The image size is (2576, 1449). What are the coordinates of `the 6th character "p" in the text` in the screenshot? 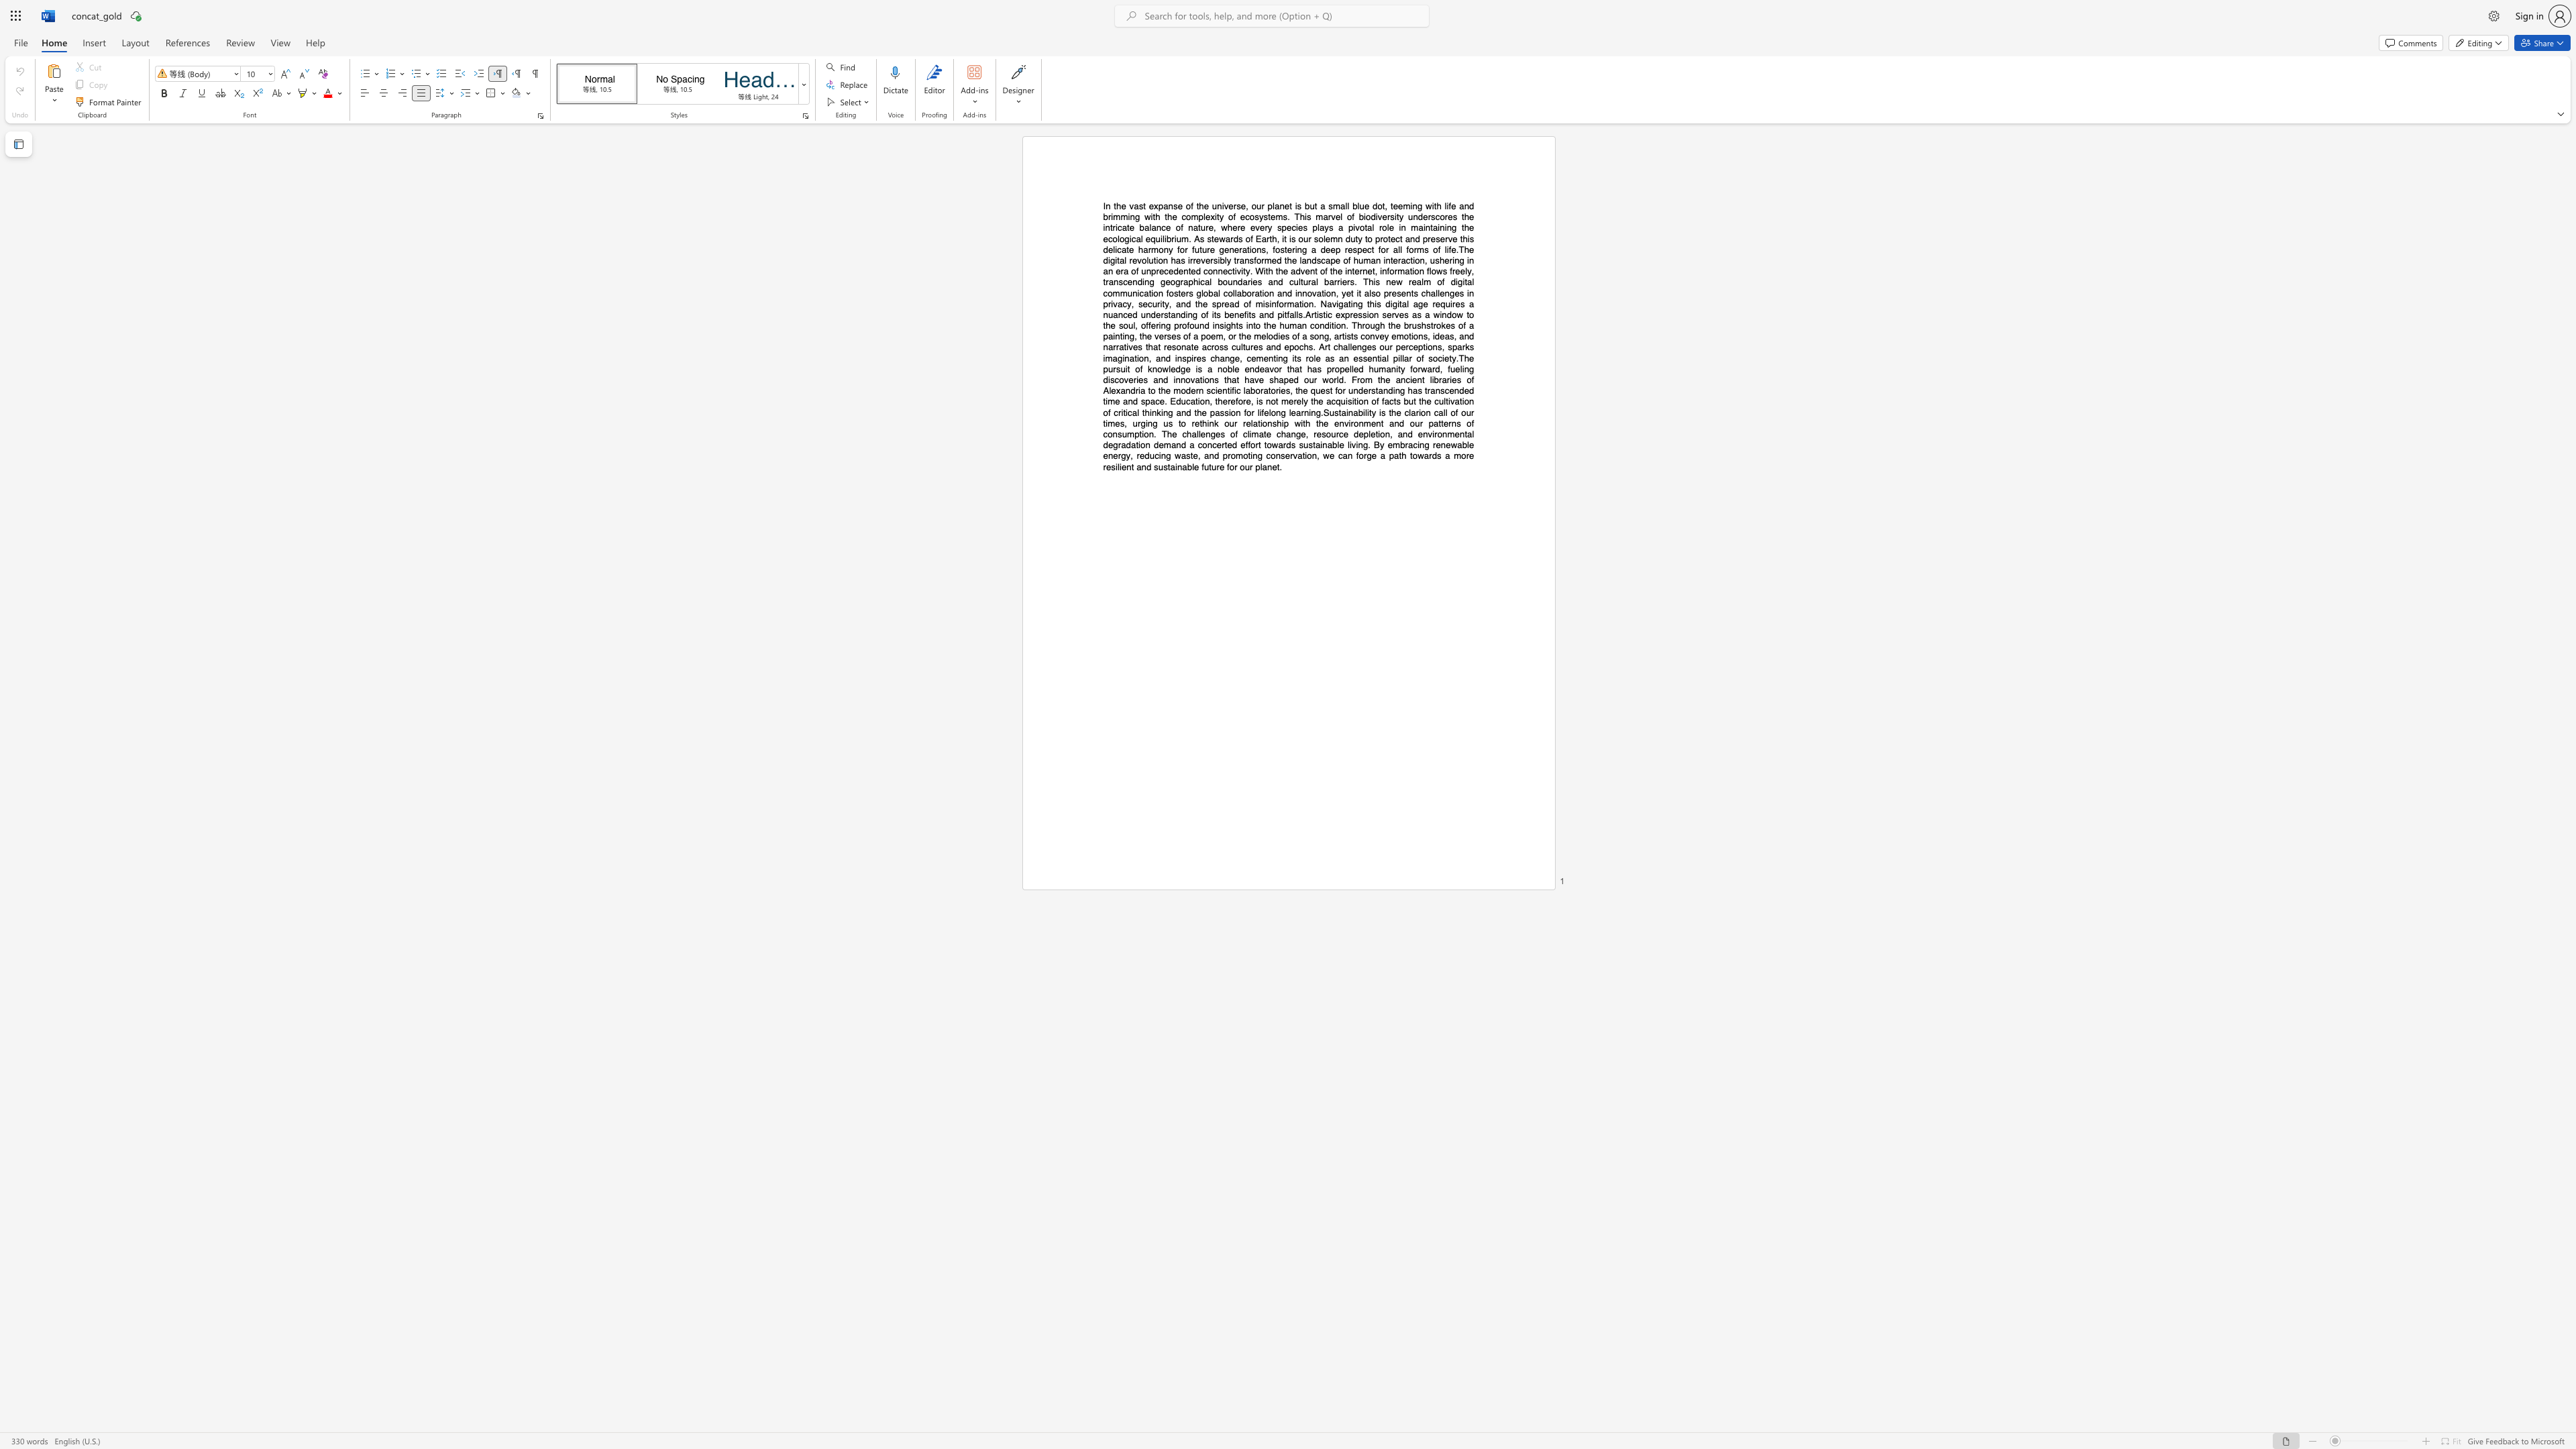 It's located at (1397, 346).